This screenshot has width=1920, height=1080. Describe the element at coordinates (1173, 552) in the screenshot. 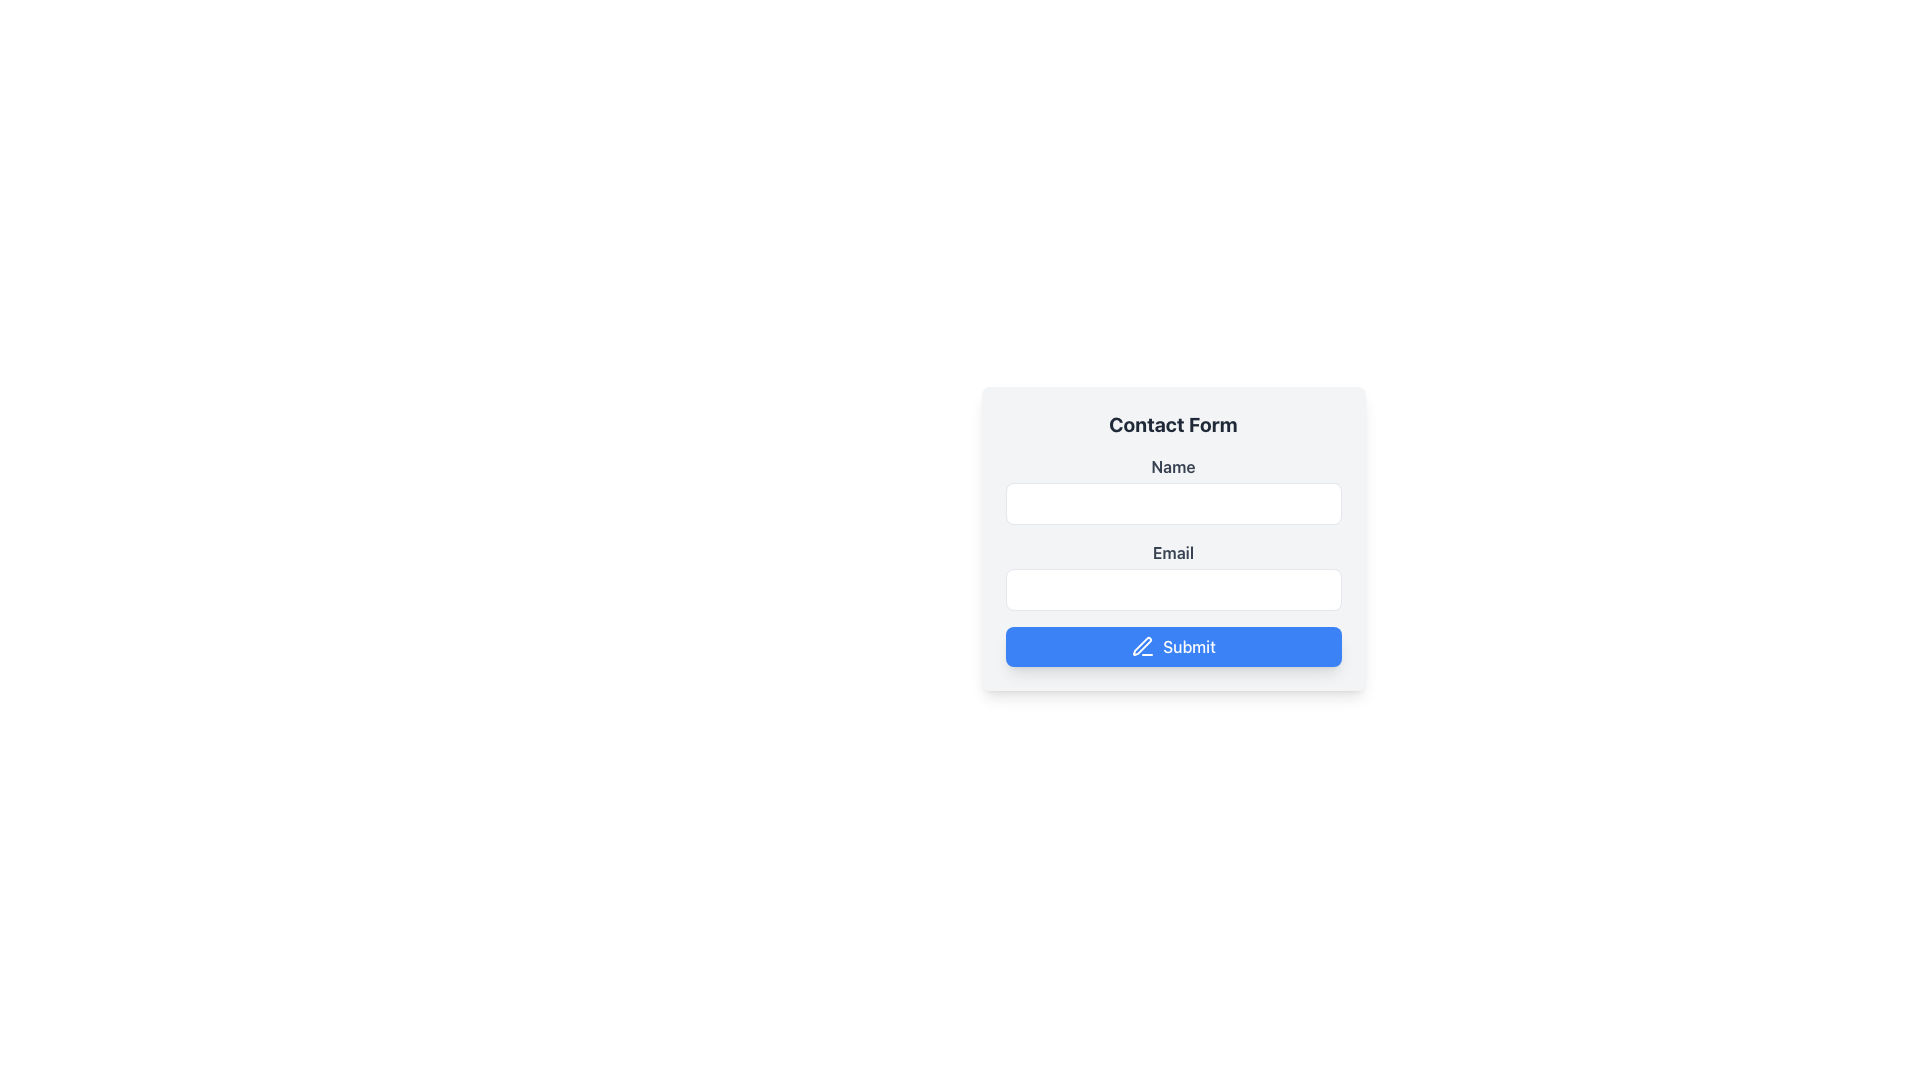

I see `the text label that reads 'Email', which is styled in bold dark gray font and located above the email input field in the contact form layout` at that location.